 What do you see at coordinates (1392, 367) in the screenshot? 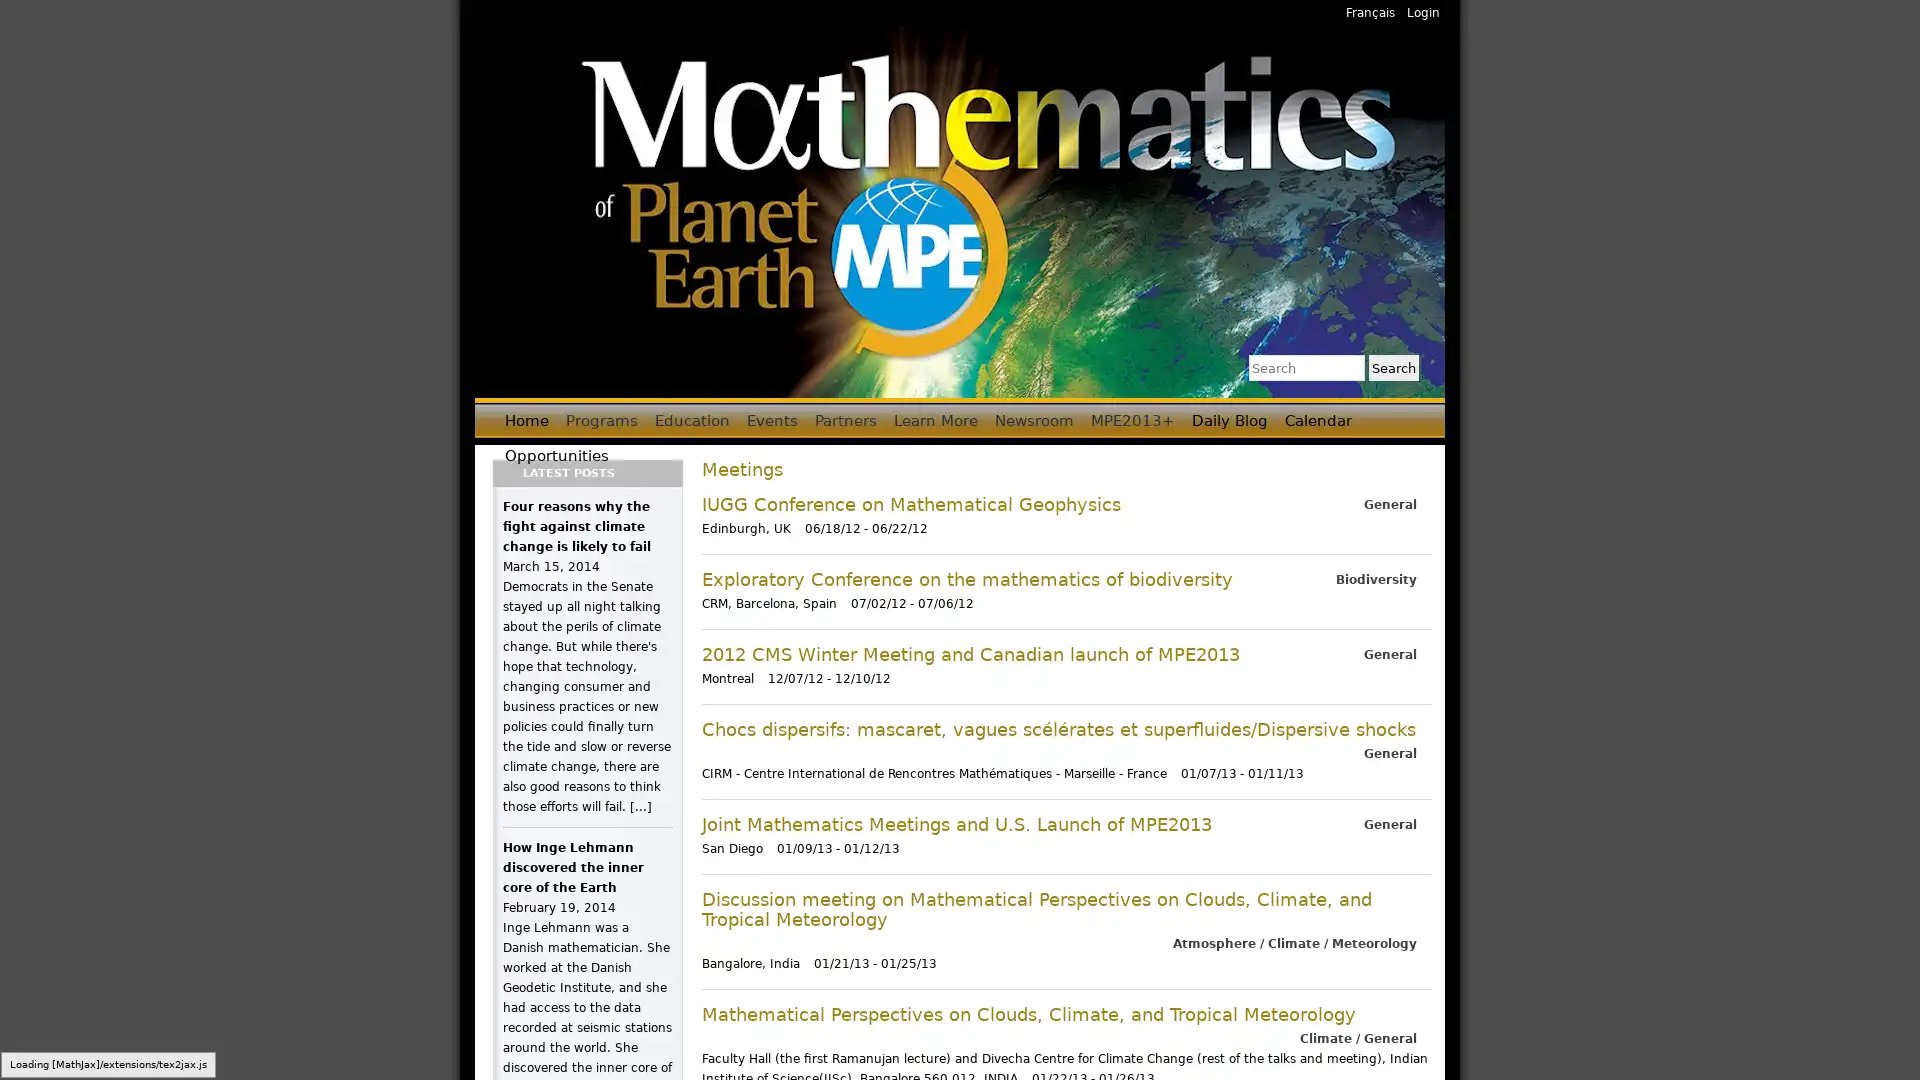
I see `Search` at bounding box center [1392, 367].